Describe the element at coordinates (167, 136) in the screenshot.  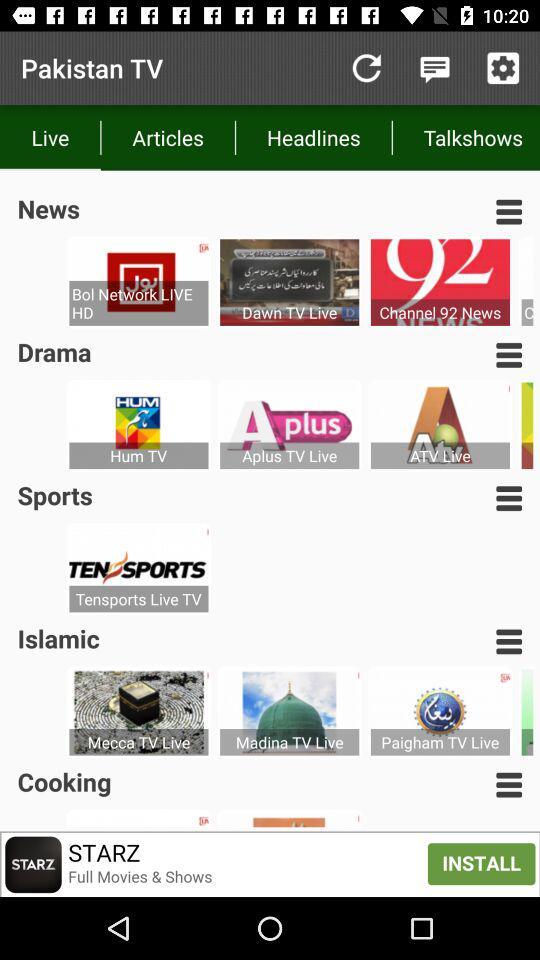
I see `item to the left of the headlines icon` at that location.